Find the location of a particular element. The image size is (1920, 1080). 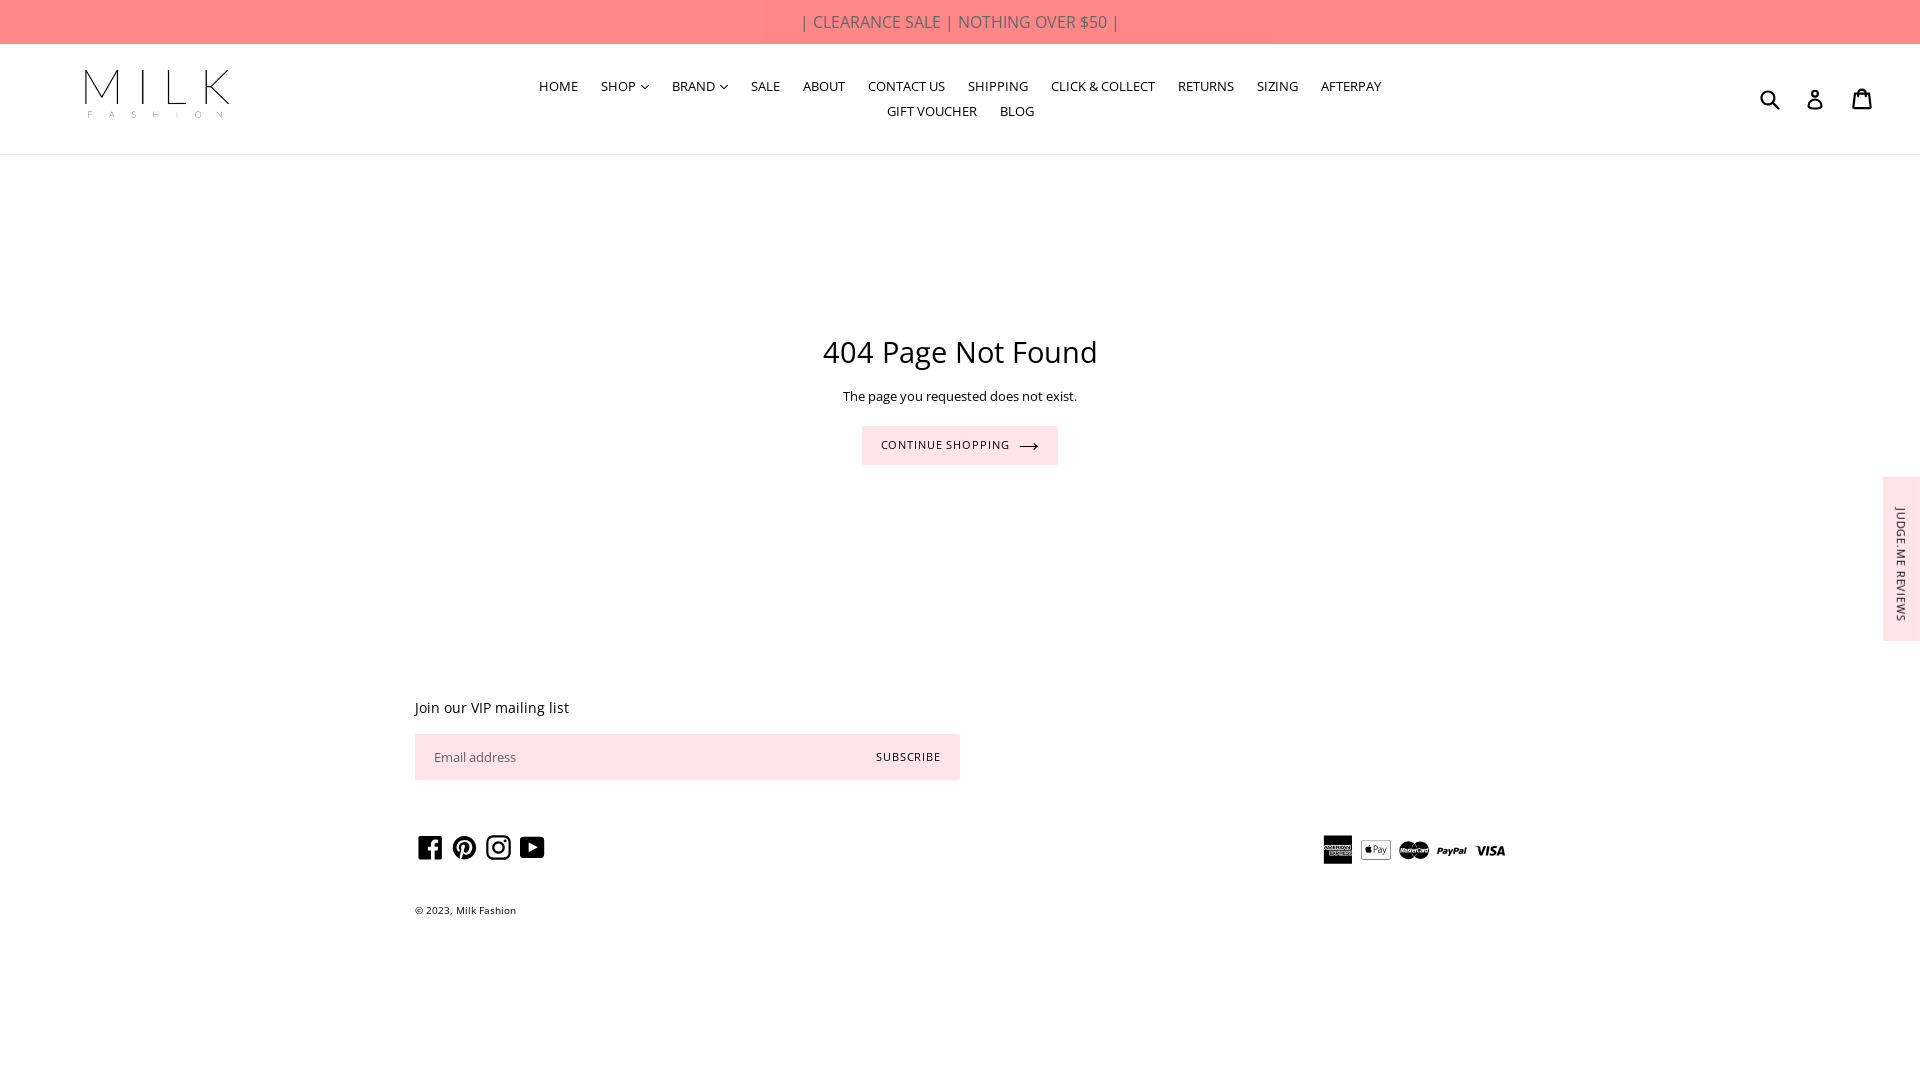

'ABOUT' is located at coordinates (824, 86).